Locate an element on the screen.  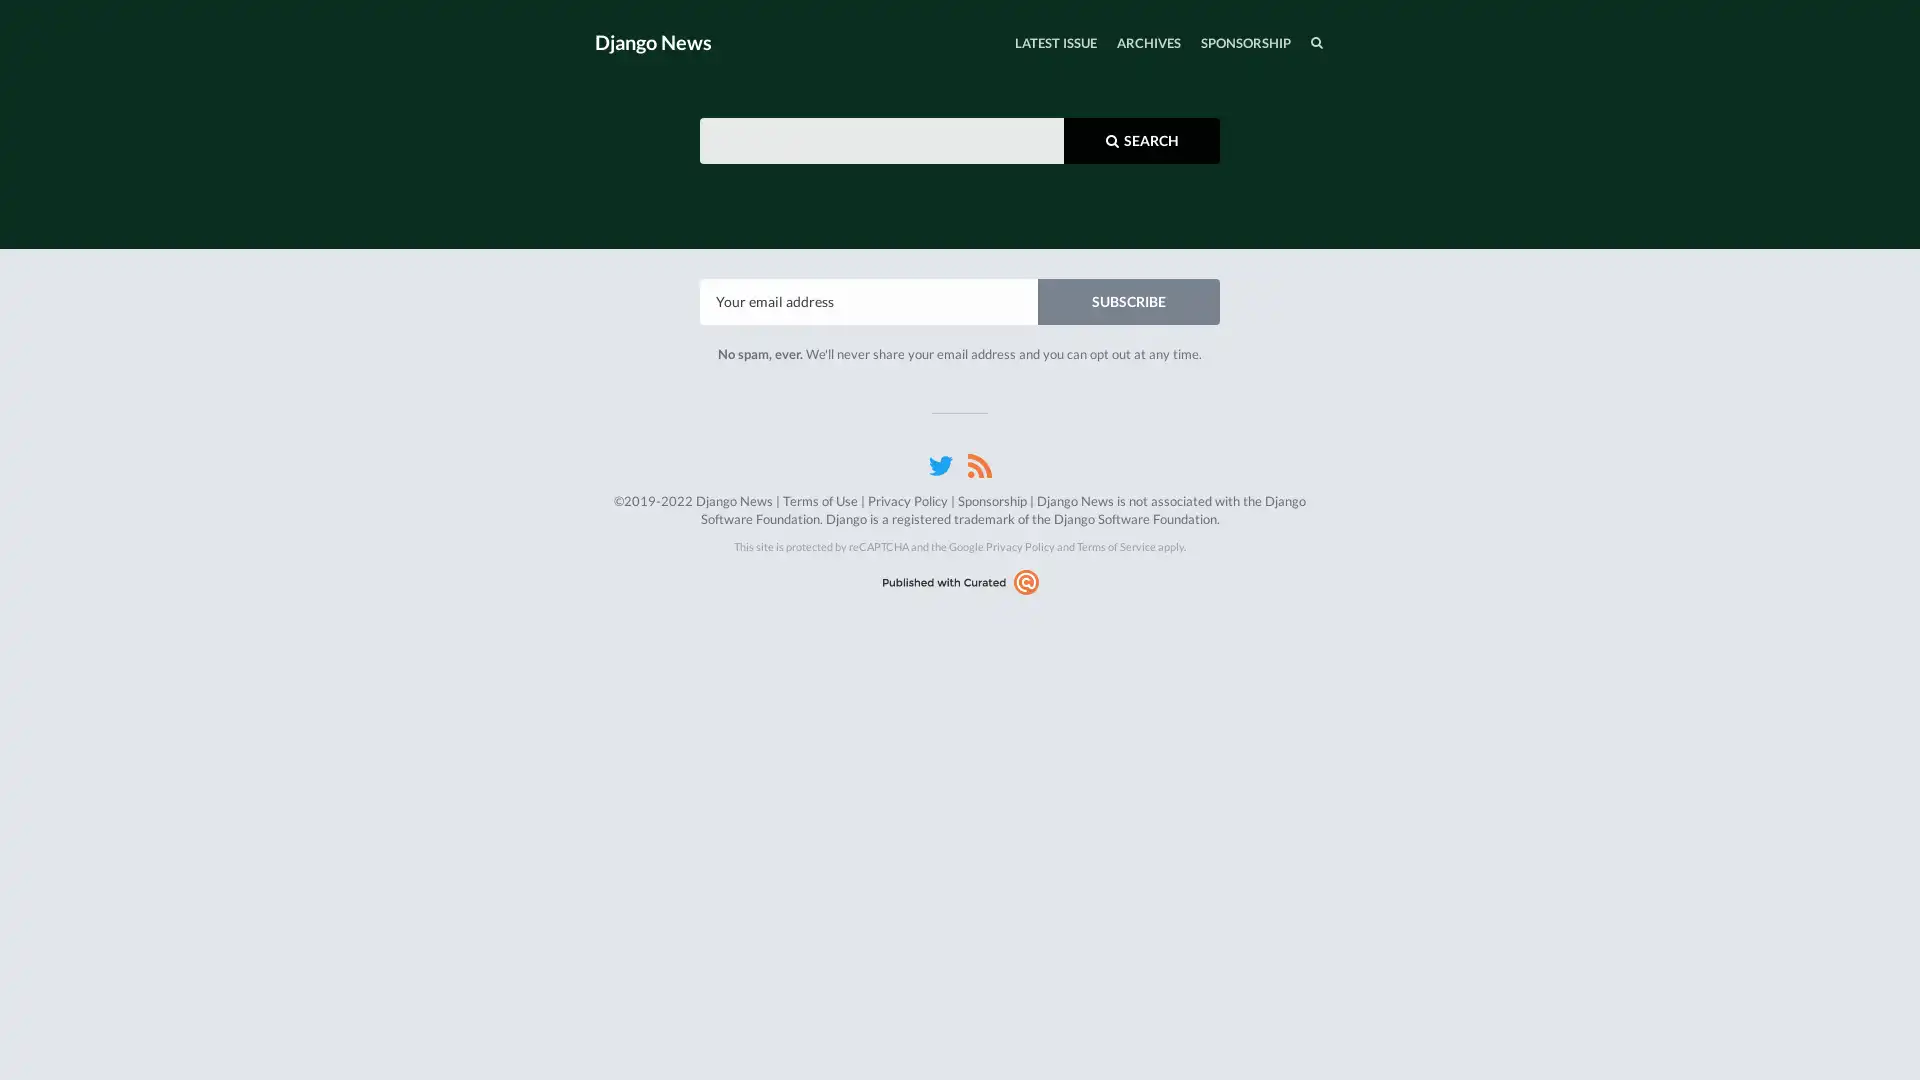
SEARCH is located at coordinates (1274, 42).